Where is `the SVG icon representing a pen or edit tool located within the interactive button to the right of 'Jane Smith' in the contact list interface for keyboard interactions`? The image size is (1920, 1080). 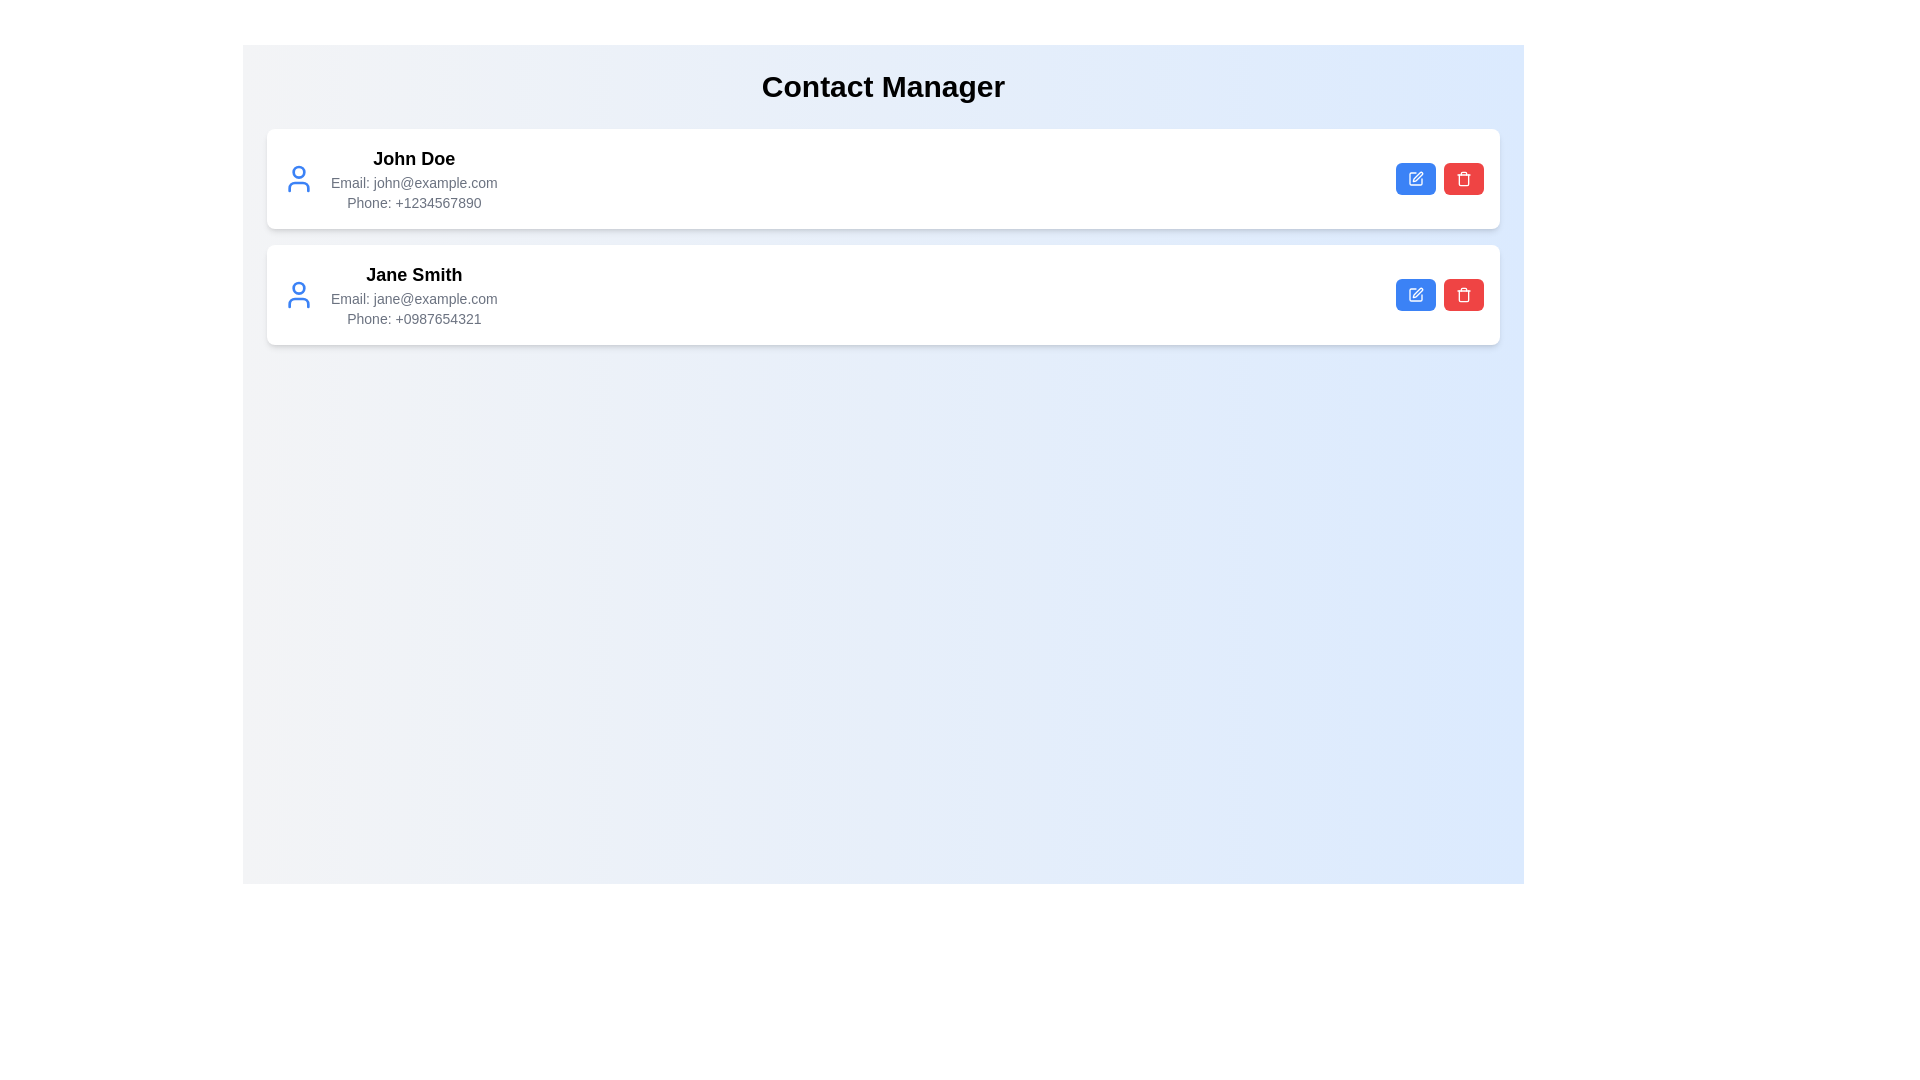
the SVG icon representing a pen or edit tool located within the interactive button to the right of 'Jane Smith' in the contact list interface for keyboard interactions is located at coordinates (1416, 293).